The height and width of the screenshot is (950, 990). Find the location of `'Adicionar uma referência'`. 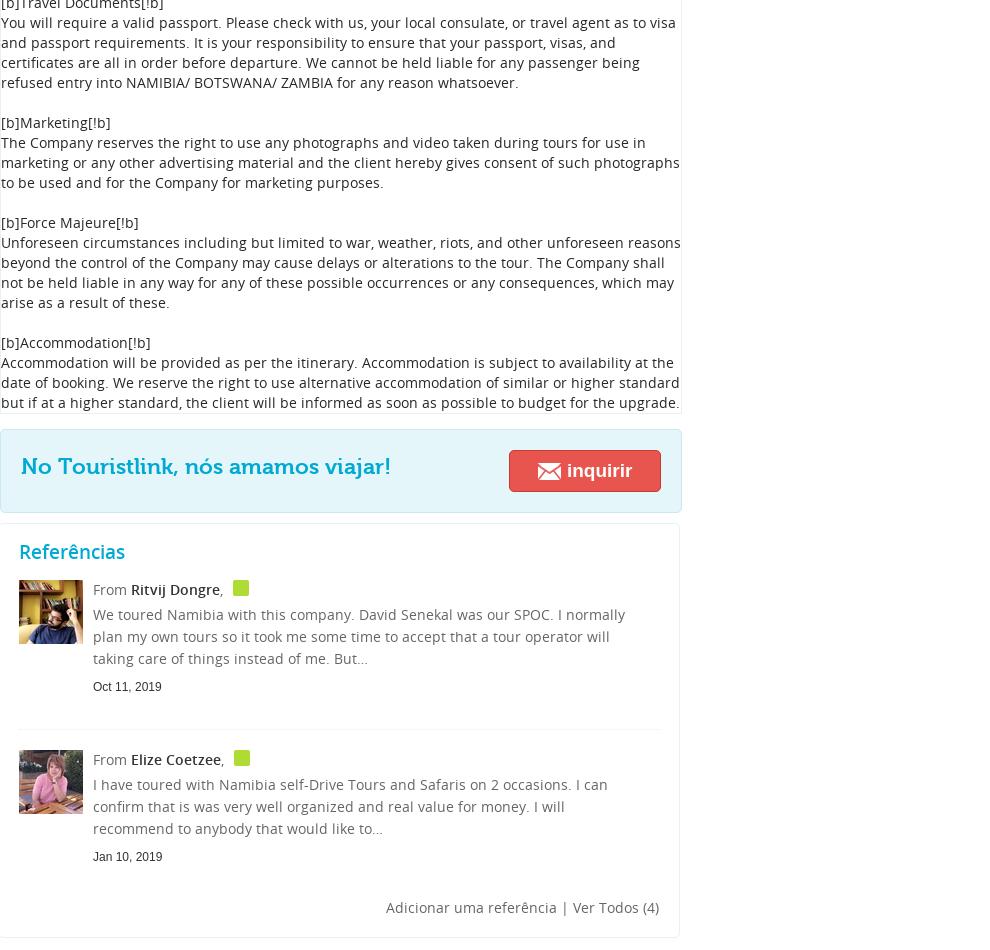

'Adicionar uma referência' is located at coordinates (386, 906).